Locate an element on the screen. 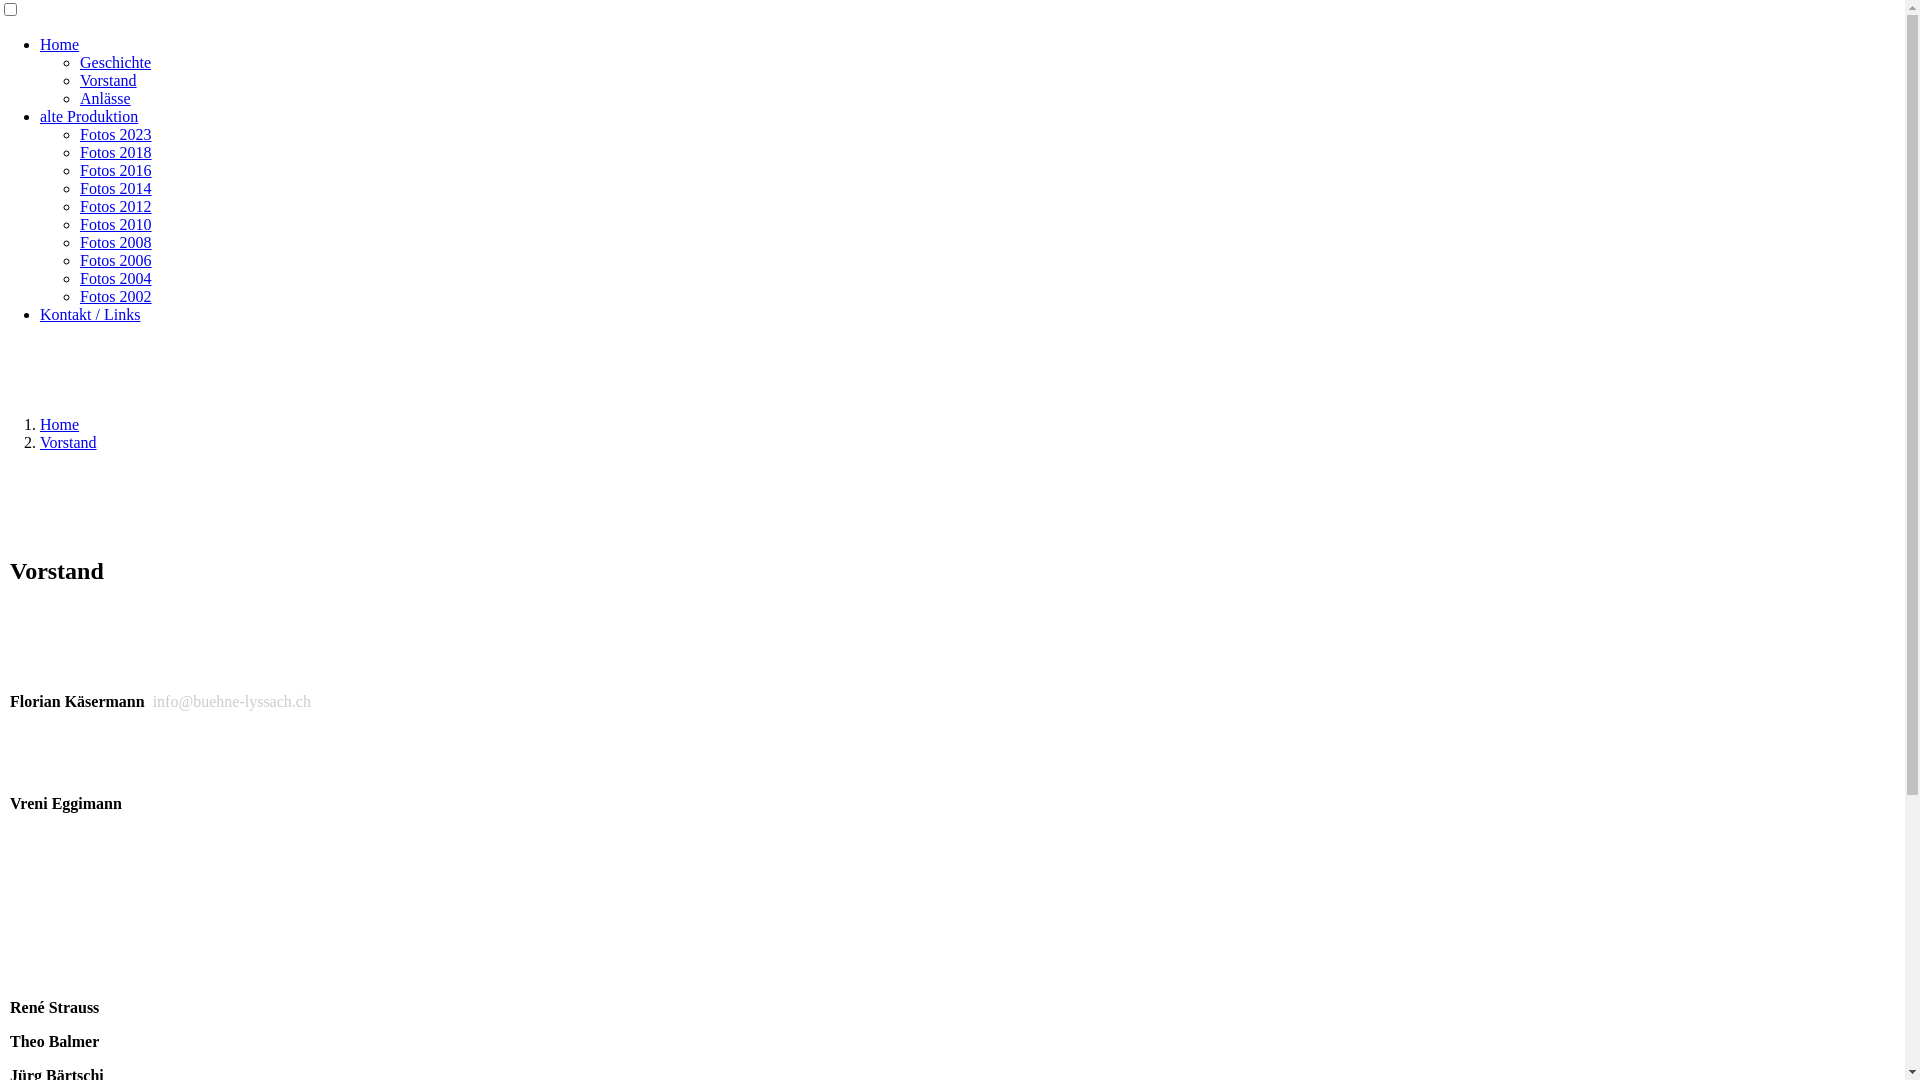  'Kontakt / Links' is located at coordinates (89, 314).